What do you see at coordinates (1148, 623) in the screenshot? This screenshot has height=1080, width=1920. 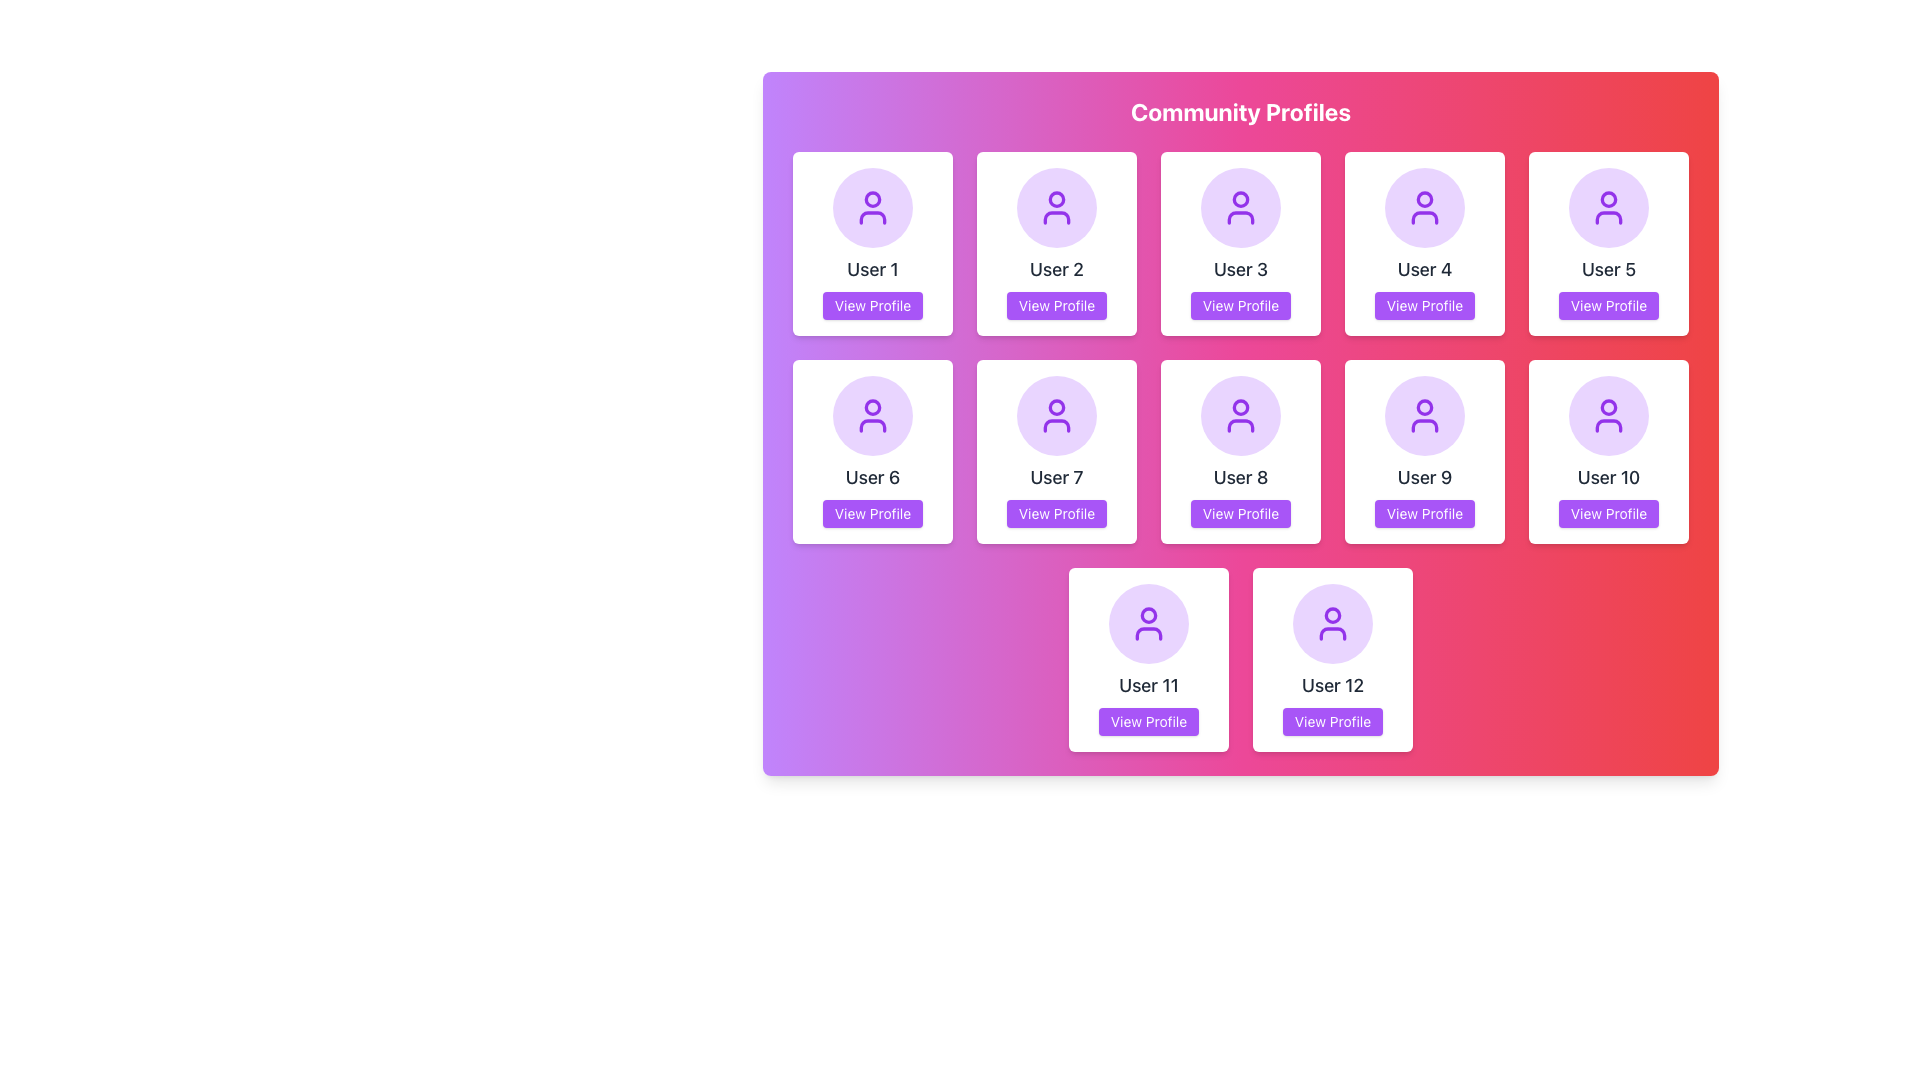 I see `the decorative user icon representing 'User 11' in the profile card located in the third row and first column of the user grid` at bounding box center [1148, 623].